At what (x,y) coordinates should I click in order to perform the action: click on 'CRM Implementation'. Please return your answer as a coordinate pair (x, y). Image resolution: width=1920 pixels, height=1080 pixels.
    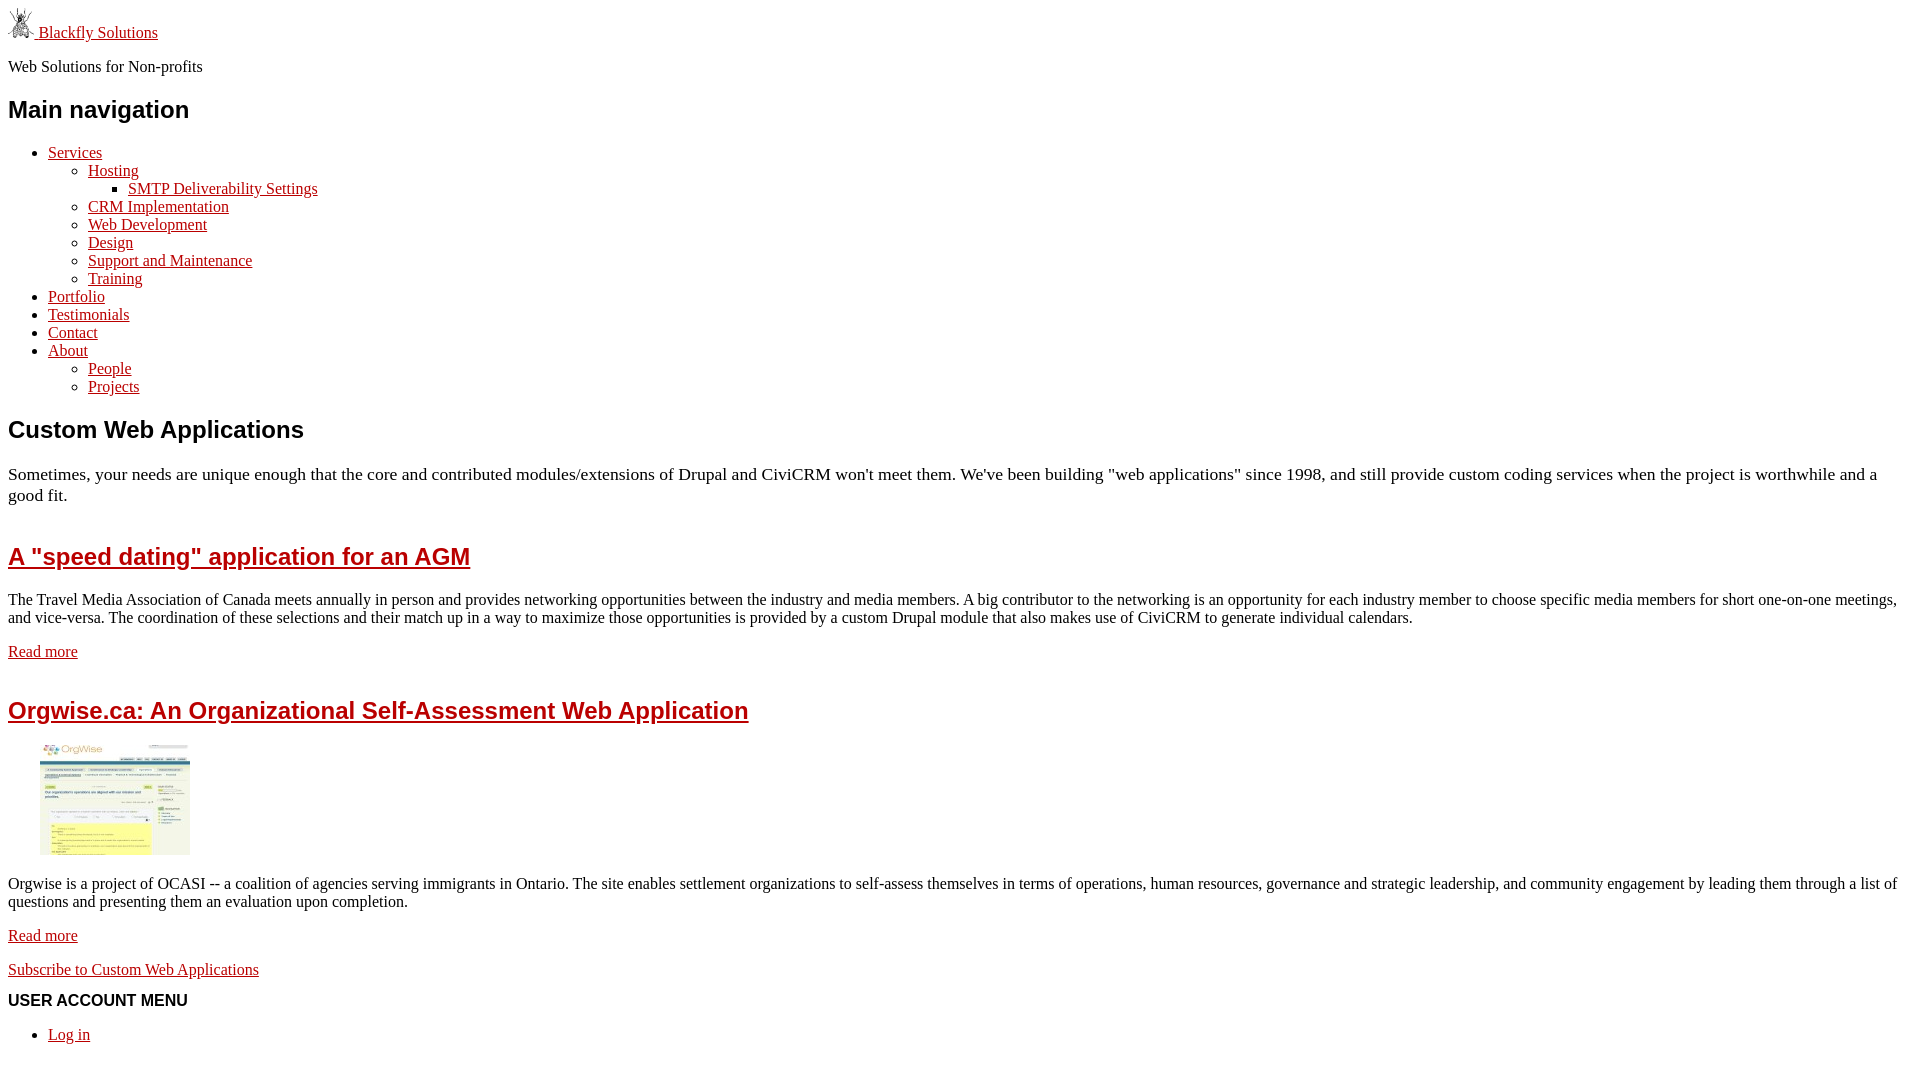
    Looking at the image, I should click on (157, 206).